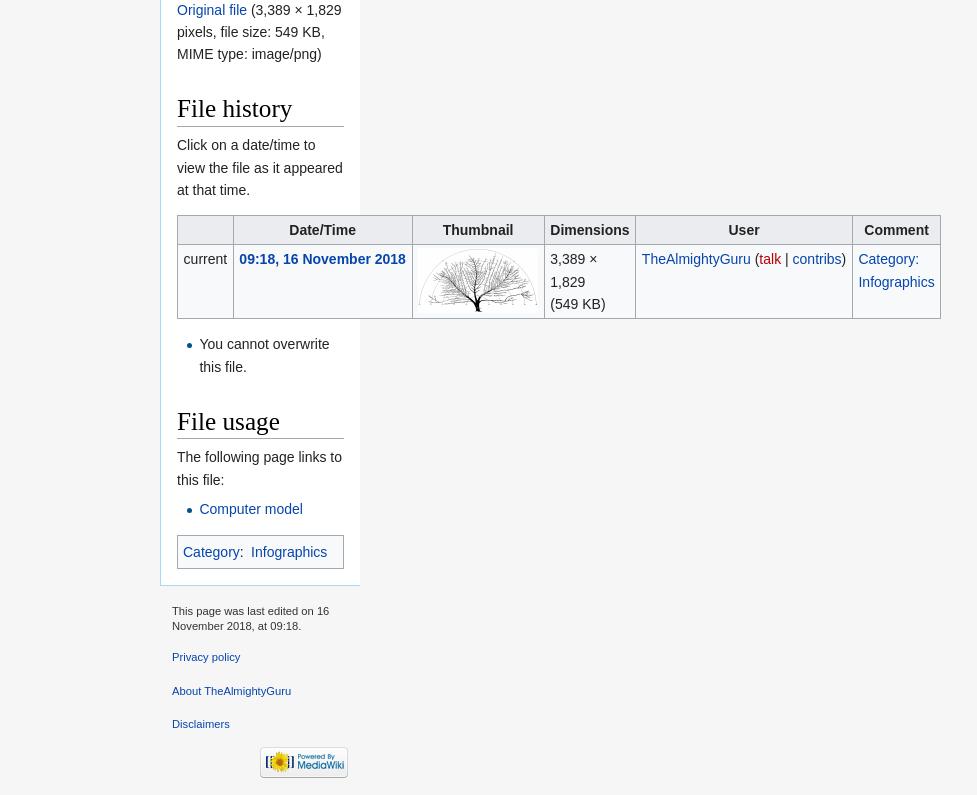  I want to click on 'Date/Time', so click(287, 228).